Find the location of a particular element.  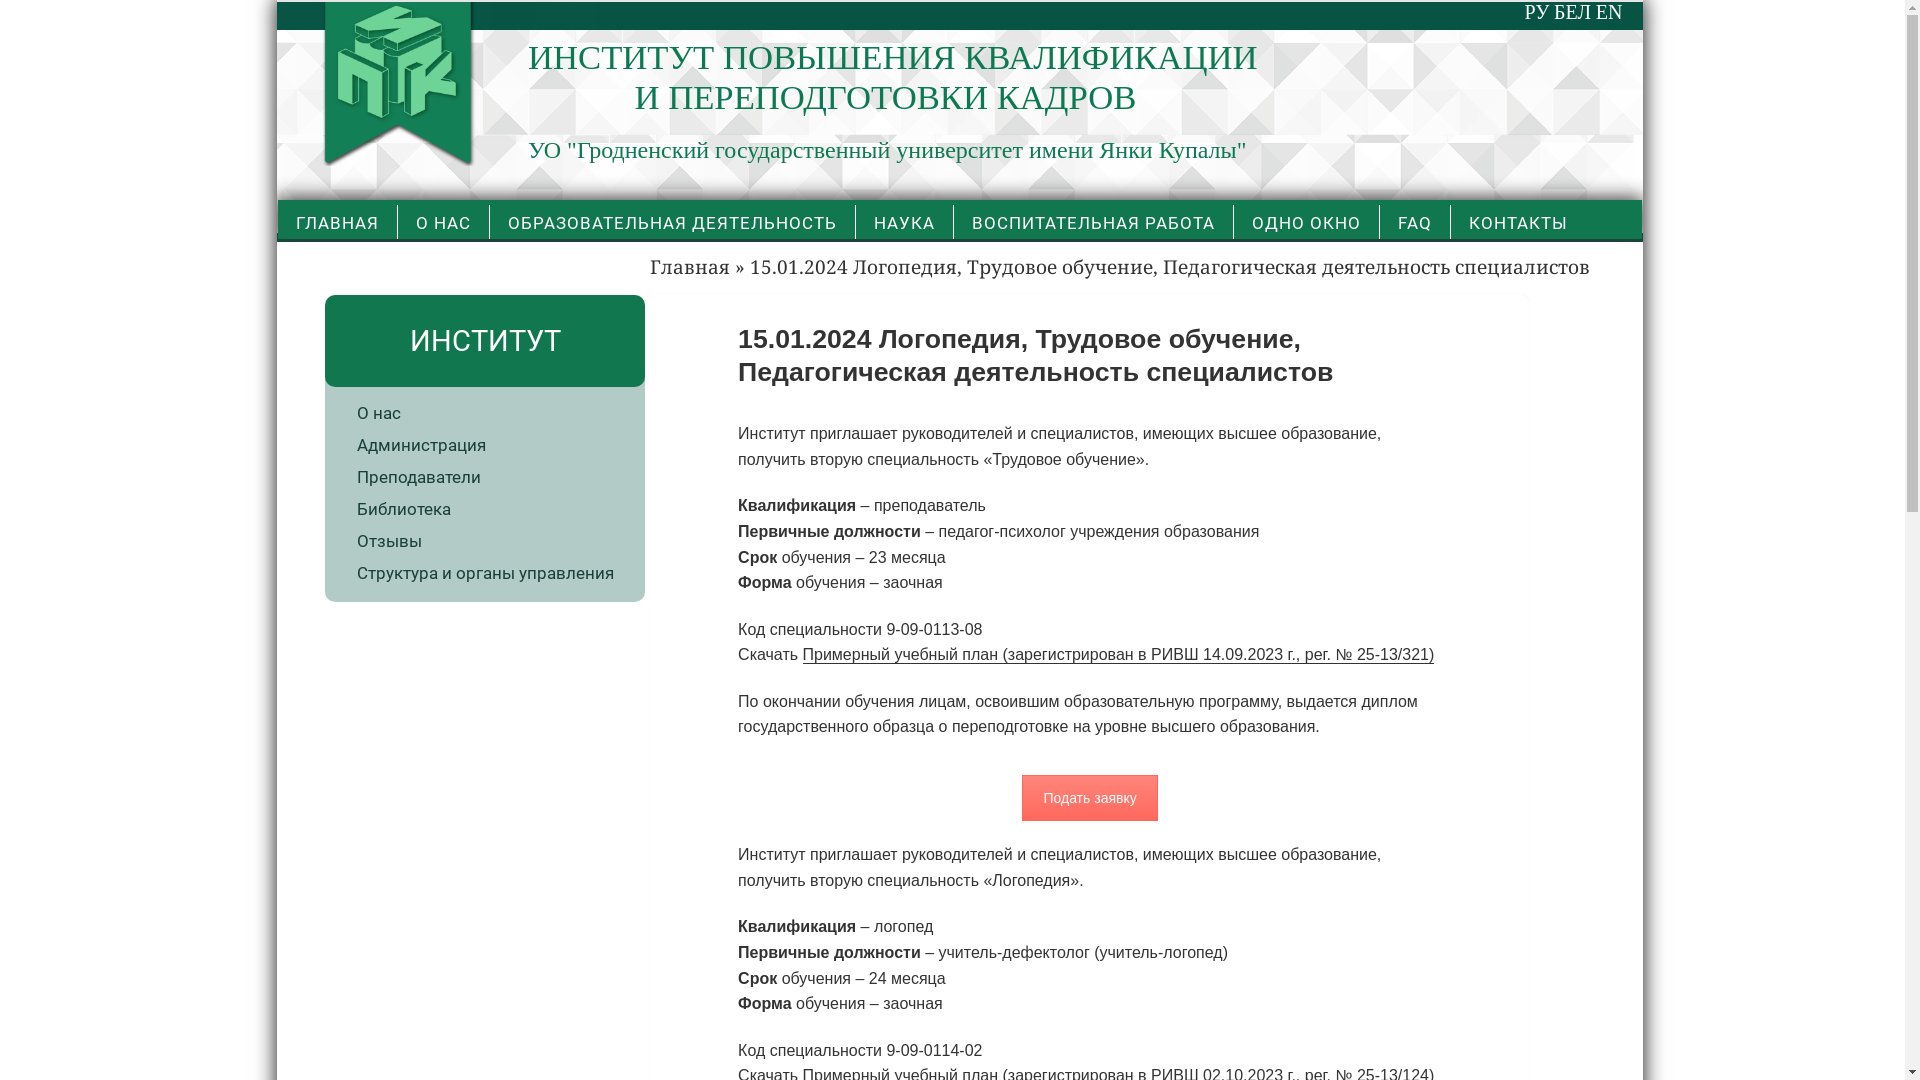

'EN' is located at coordinates (1595, 11).